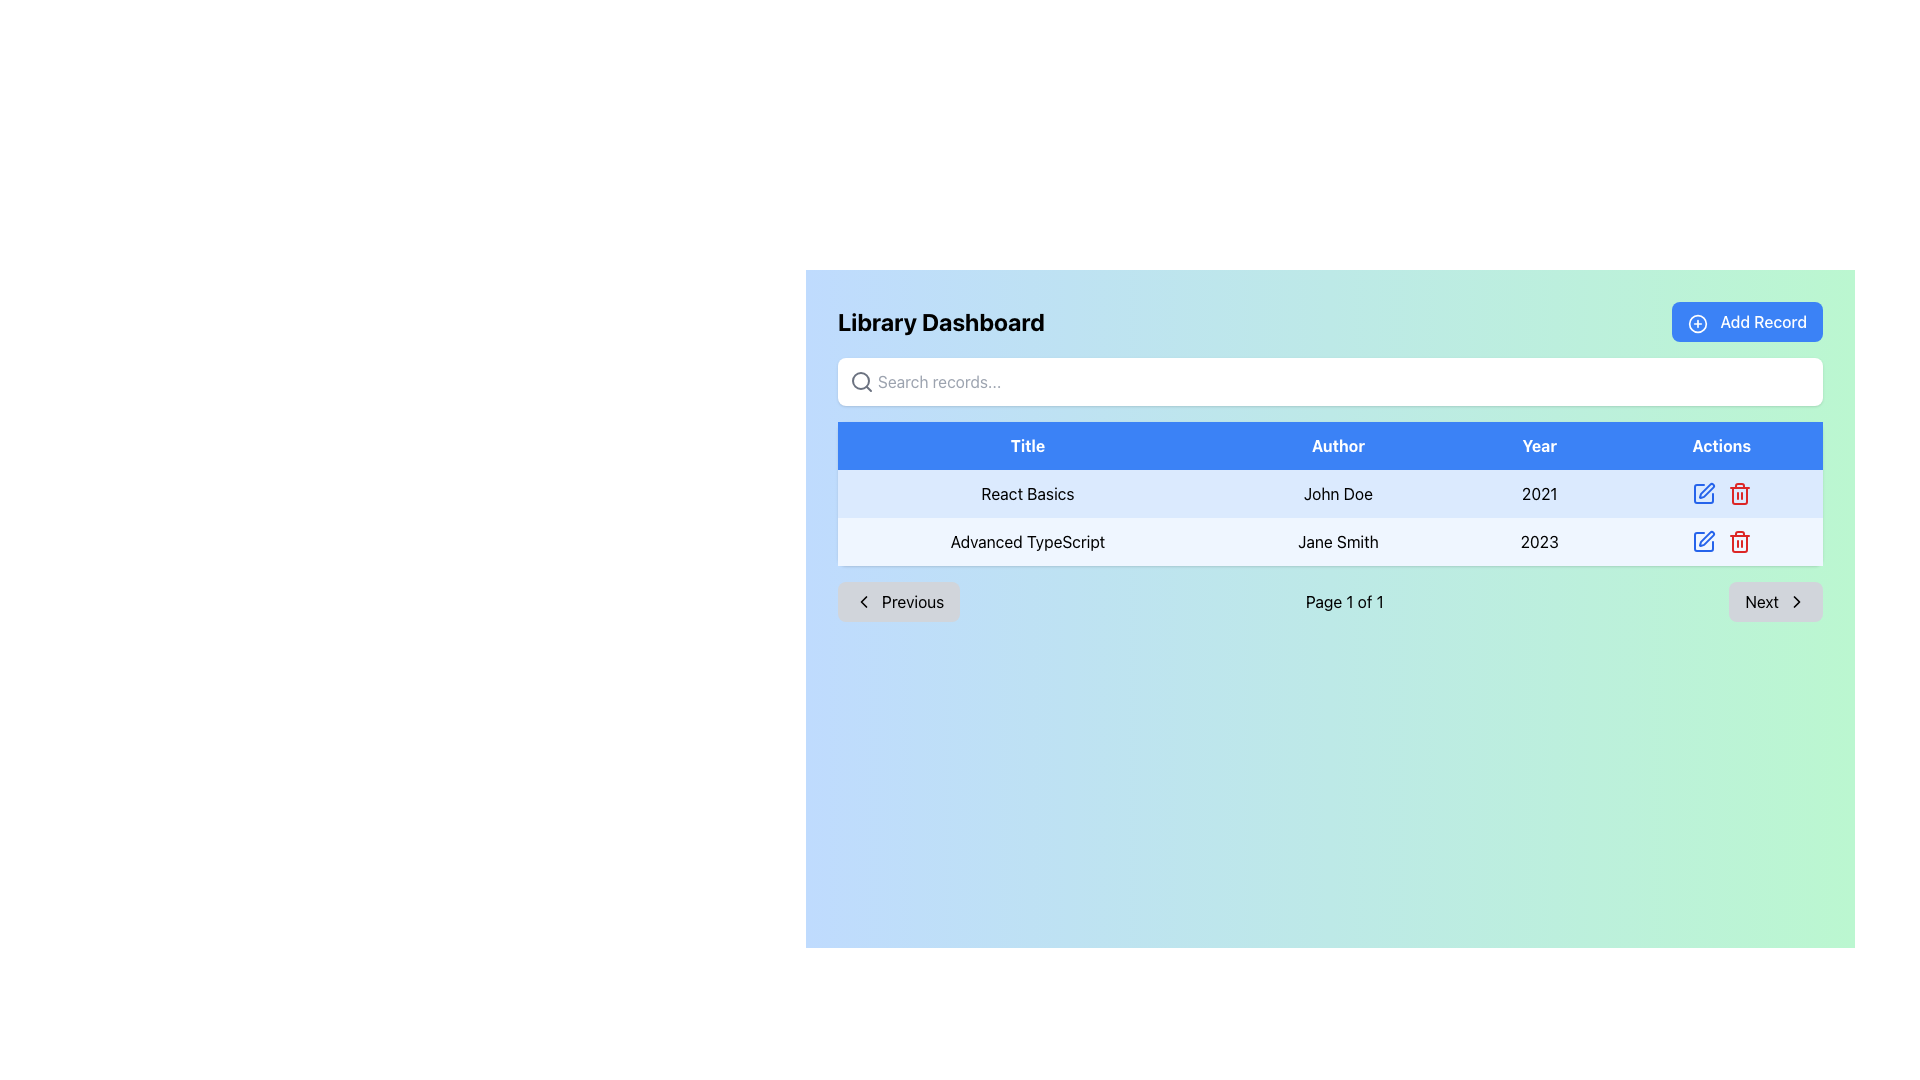 This screenshot has width=1920, height=1080. What do you see at coordinates (1538, 493) in the screenshot?
I see `the text label displaying '2021' in the third column labeled 'Year' of the data table, corresponding to the 'React Basics' entry in the 'Title' column and the 'John Doe' entry in the 'Author' column` at bounding box center [1538, 493].